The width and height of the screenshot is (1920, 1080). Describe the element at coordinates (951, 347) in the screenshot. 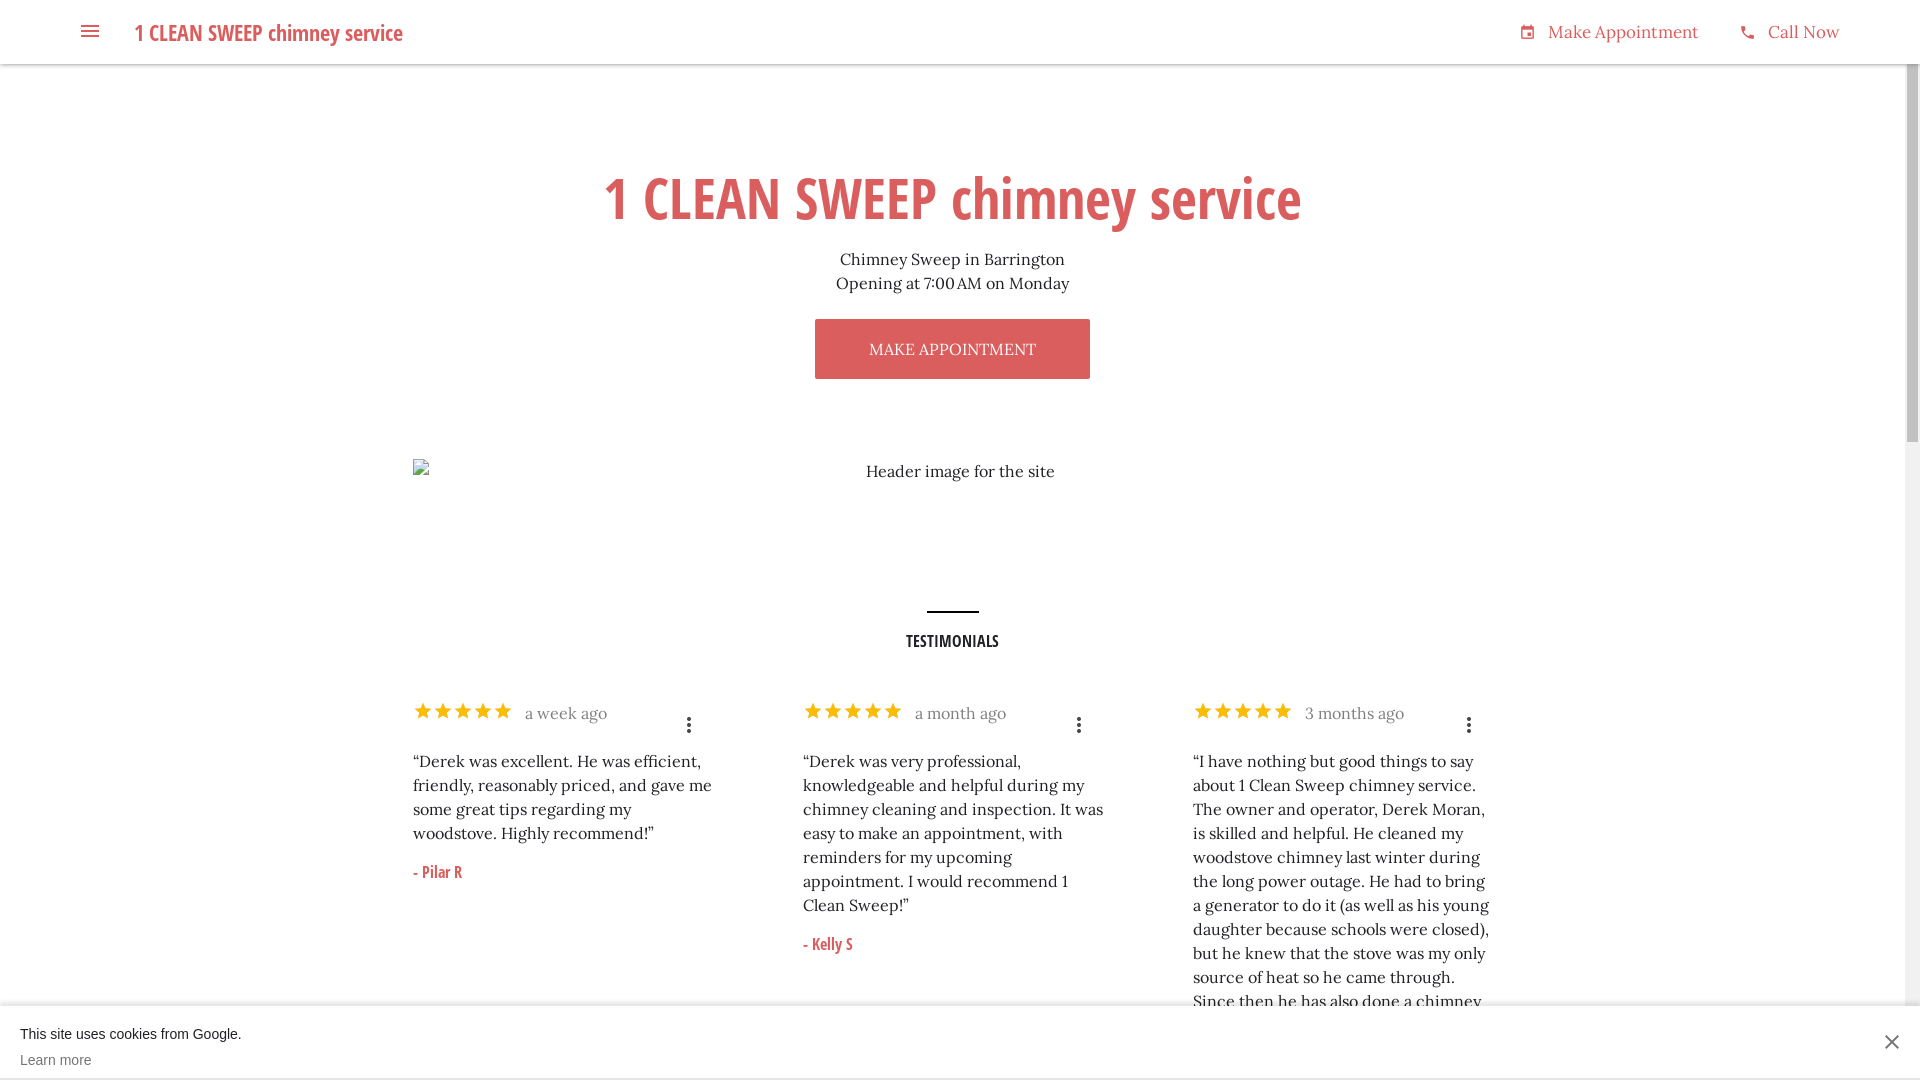

I see `'MAKE APPOINTMENT'` at that location.